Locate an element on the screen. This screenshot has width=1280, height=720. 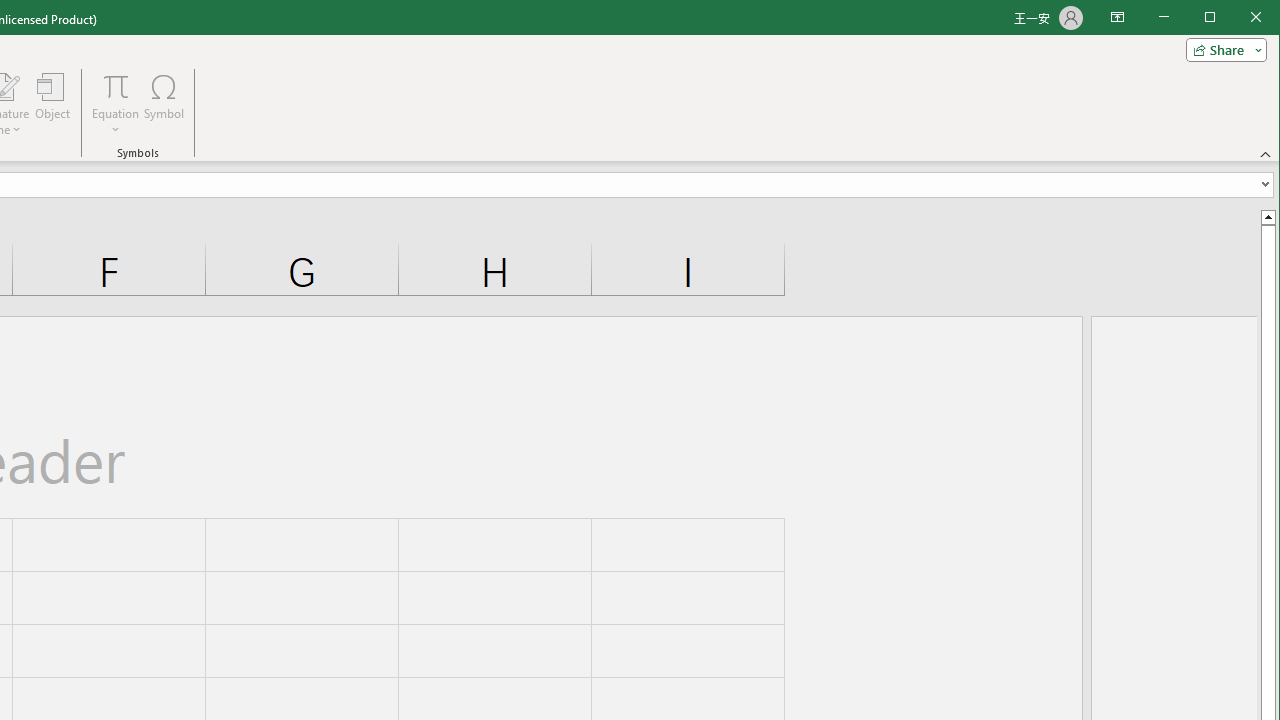
'Equation' is located at coordinates (114, 85).